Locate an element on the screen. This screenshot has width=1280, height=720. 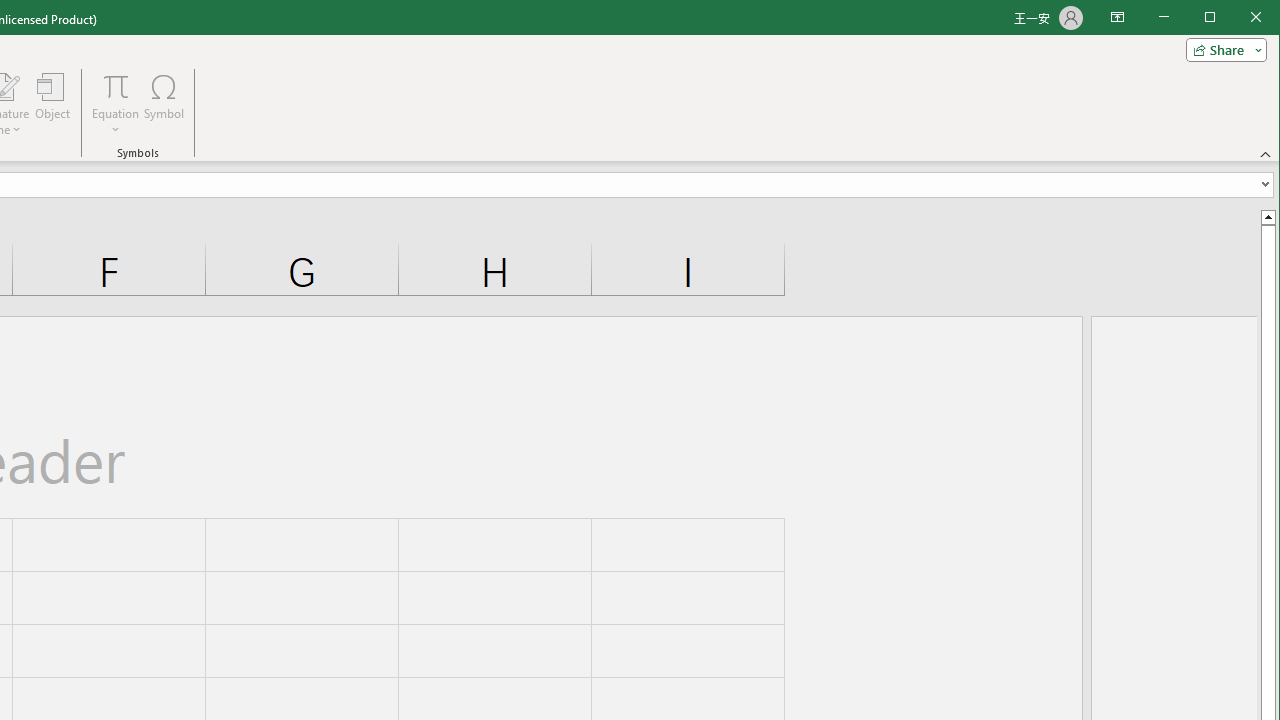
'Equation' is located at coordinates (114, 85).